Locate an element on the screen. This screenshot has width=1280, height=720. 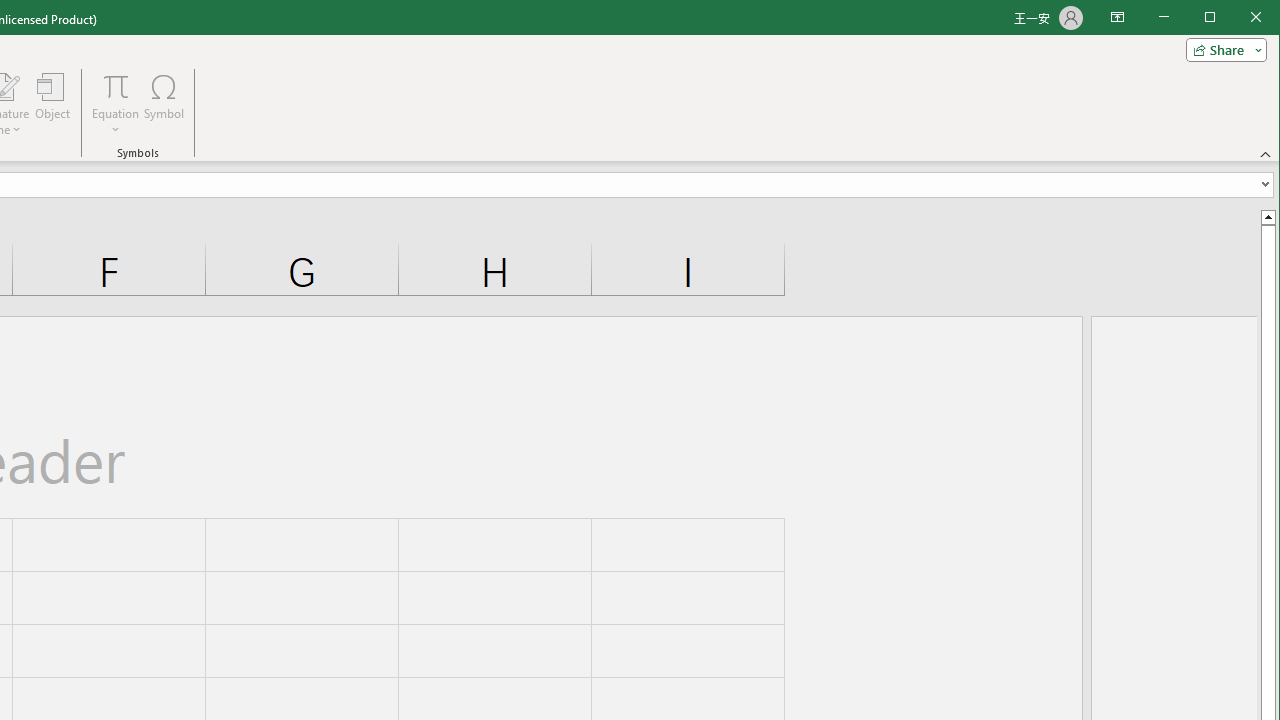
'Equation' is located at coordinates (114, 85).